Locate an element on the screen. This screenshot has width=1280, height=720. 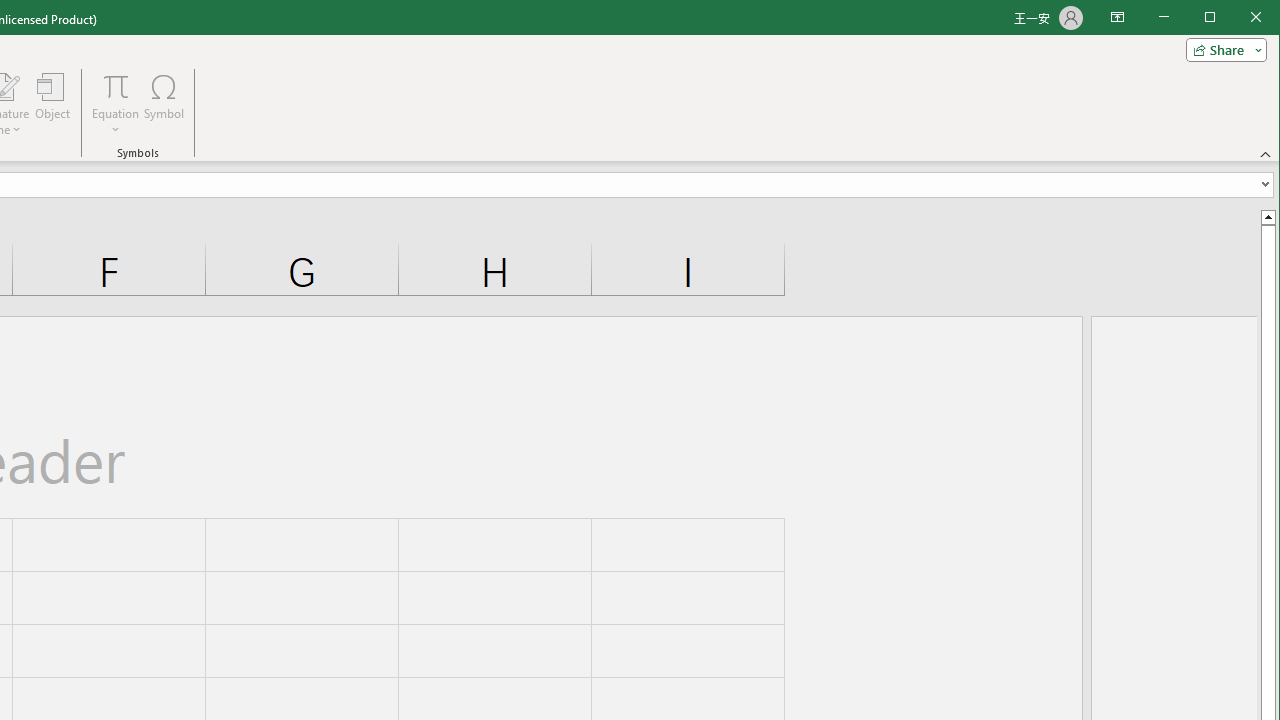
'Equation' is located at coordinates (114, 85).